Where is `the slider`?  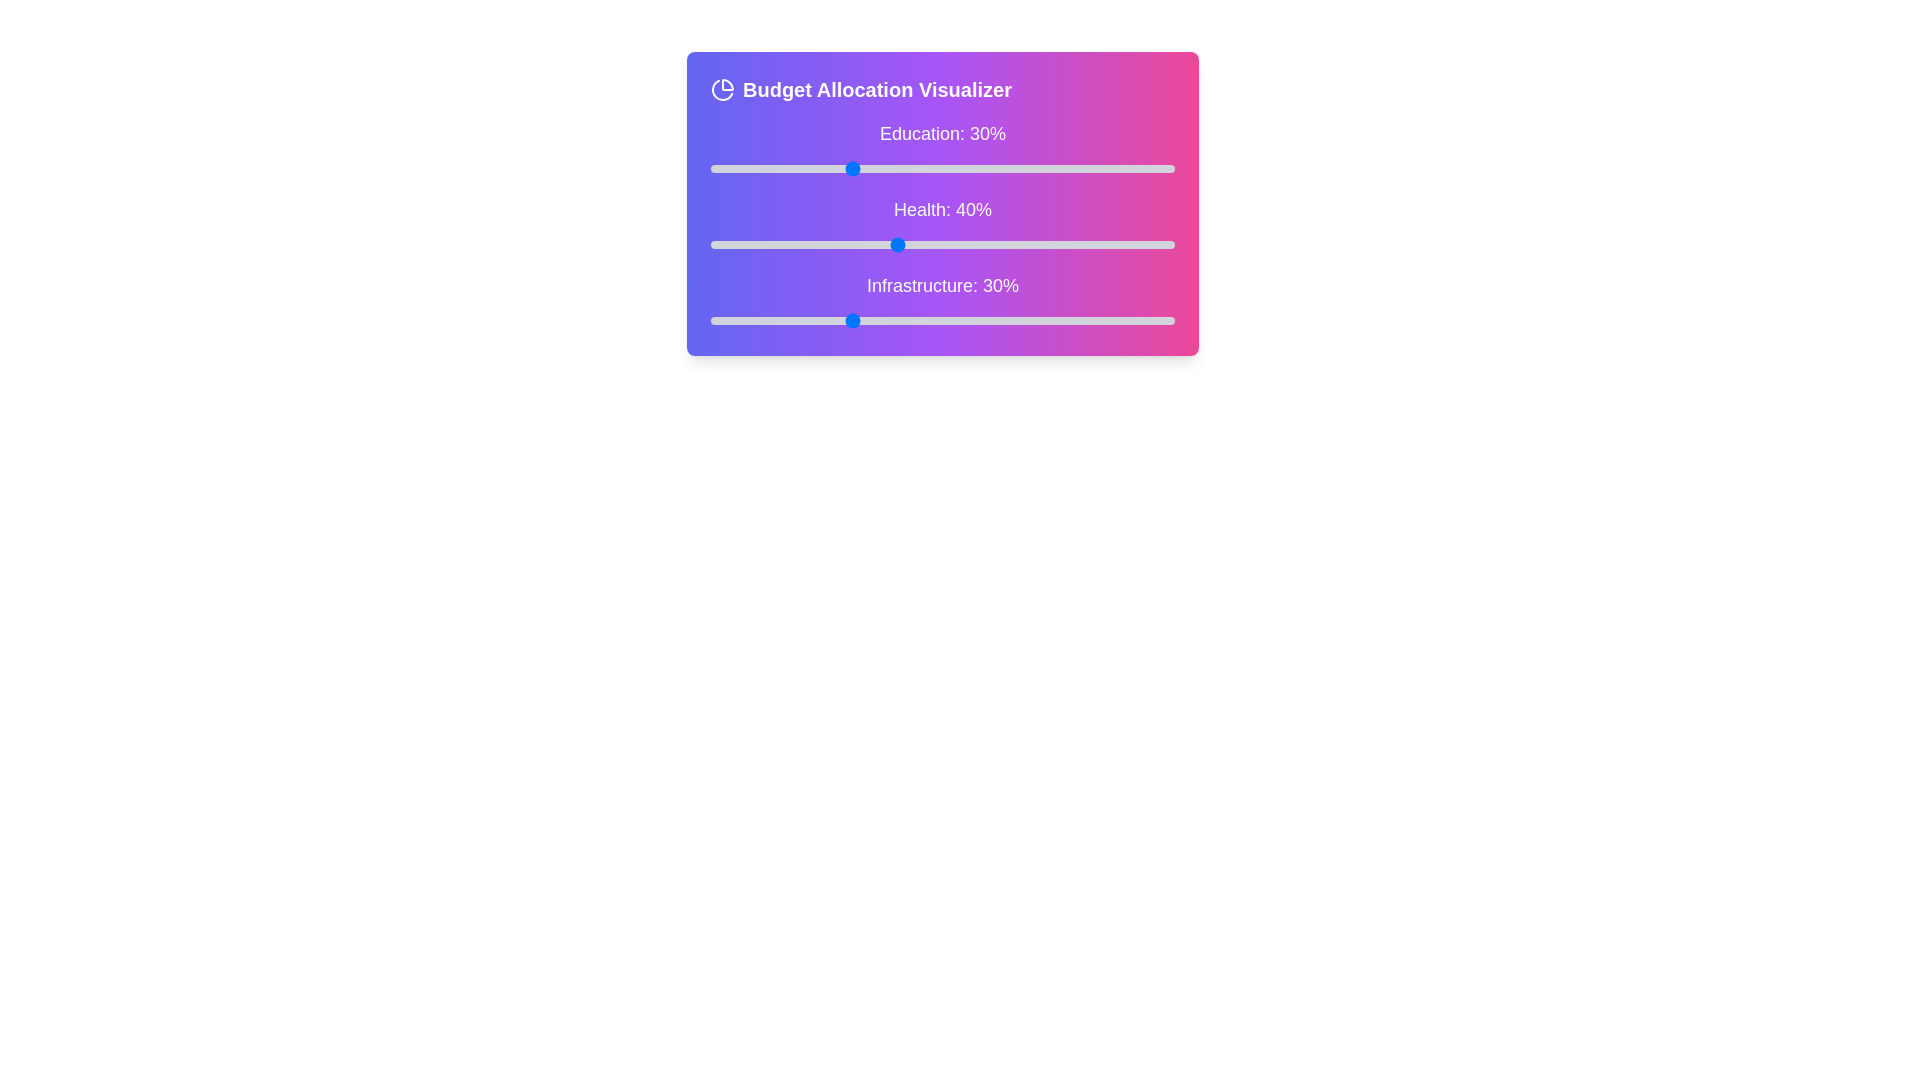 the slider is located at coordinates (1081, 319).